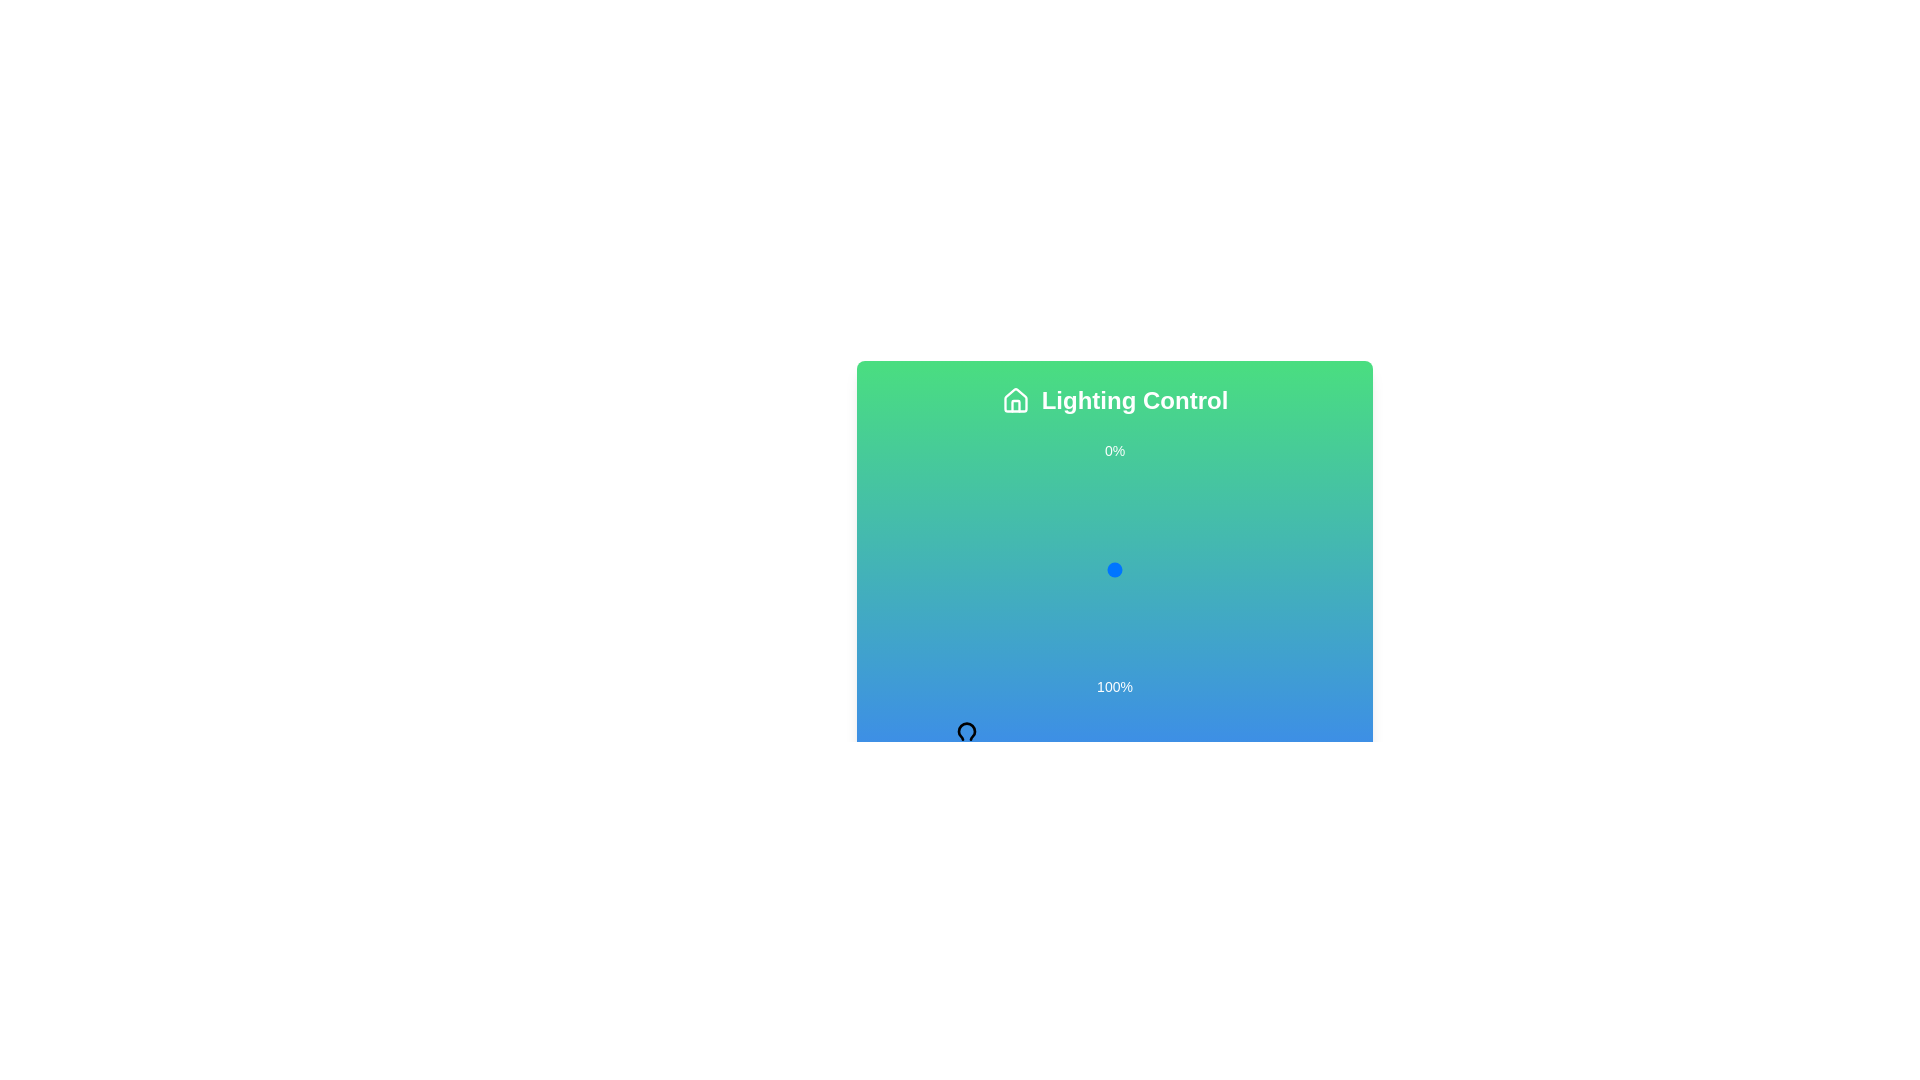  I want to click on the label displaying 'Lighting Control' with a white house icon on a green-to-blue gradient background, positioned at the top of the panel, so click(1113, 401).